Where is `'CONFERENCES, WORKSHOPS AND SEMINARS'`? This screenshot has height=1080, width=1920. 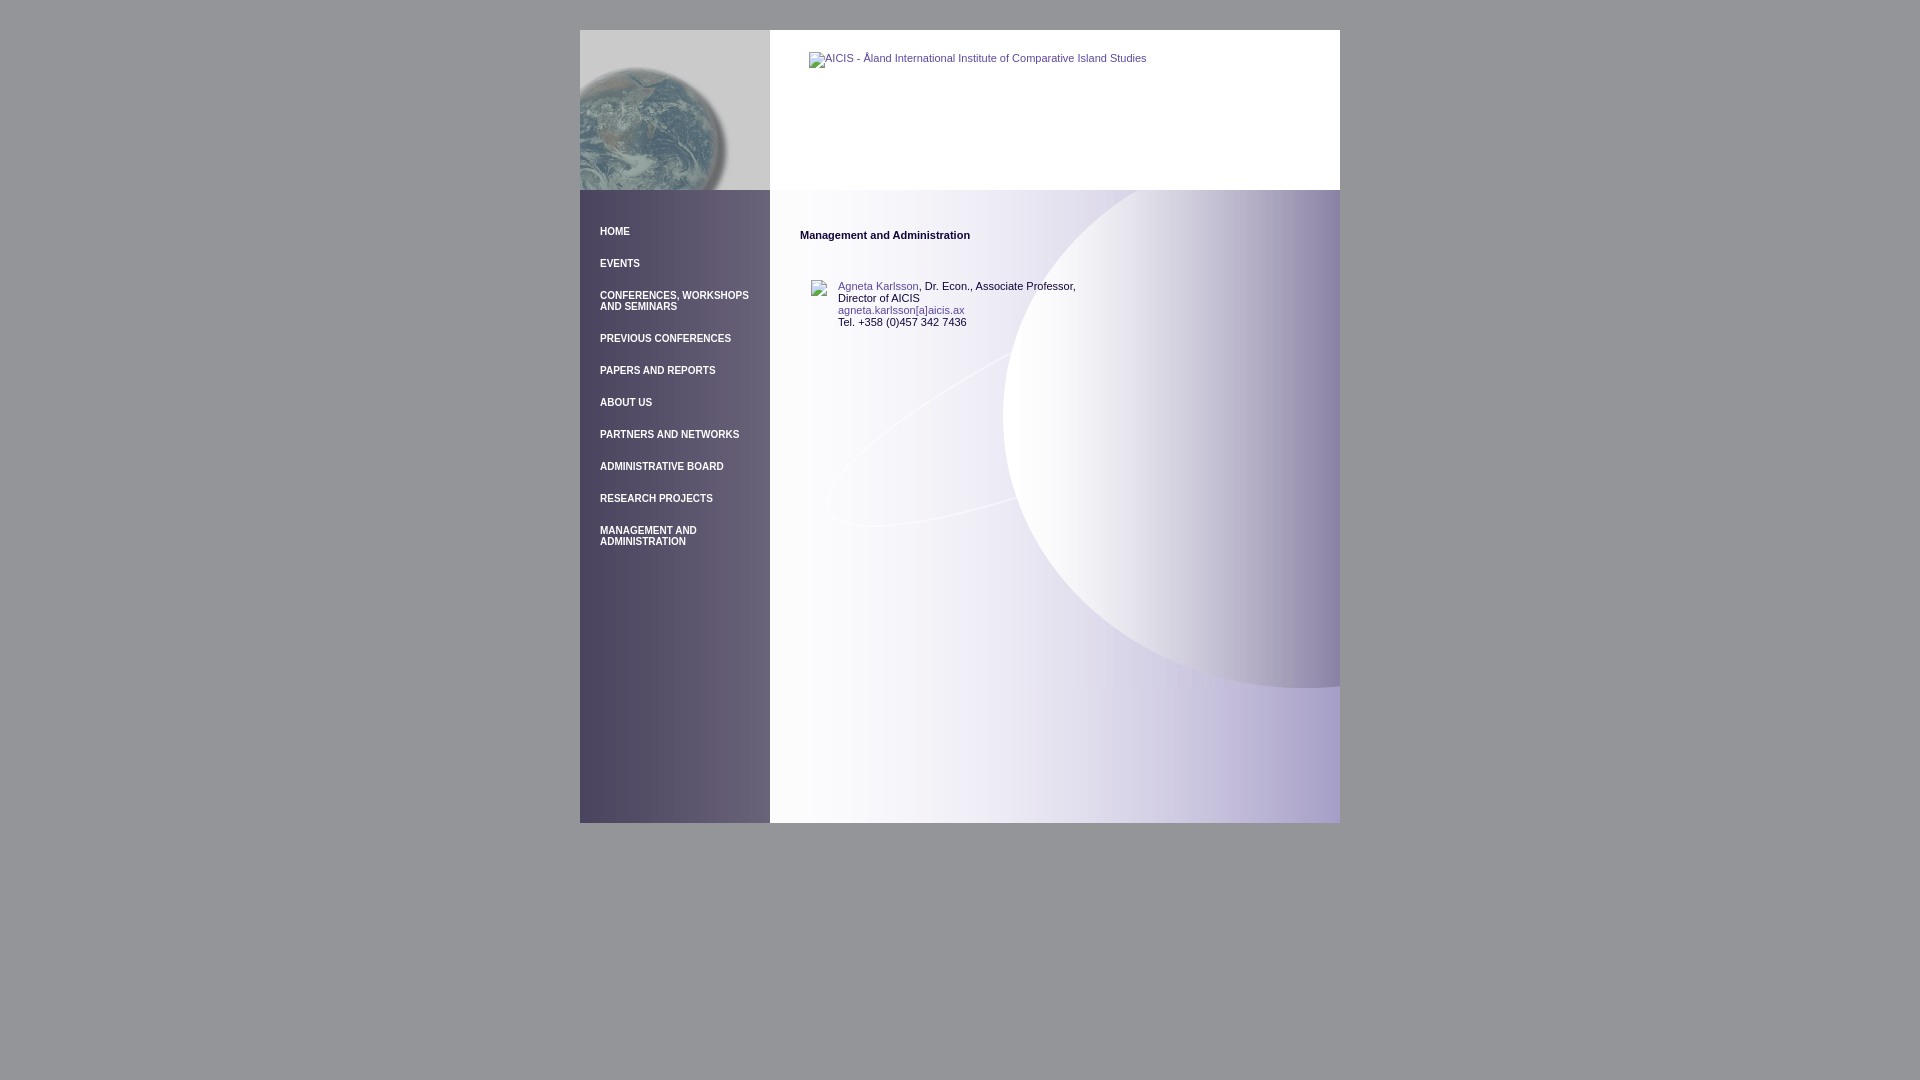
'CONFERENCES, WORKSHOPS AND SEMINARS' is located at coordinates (674, 300).